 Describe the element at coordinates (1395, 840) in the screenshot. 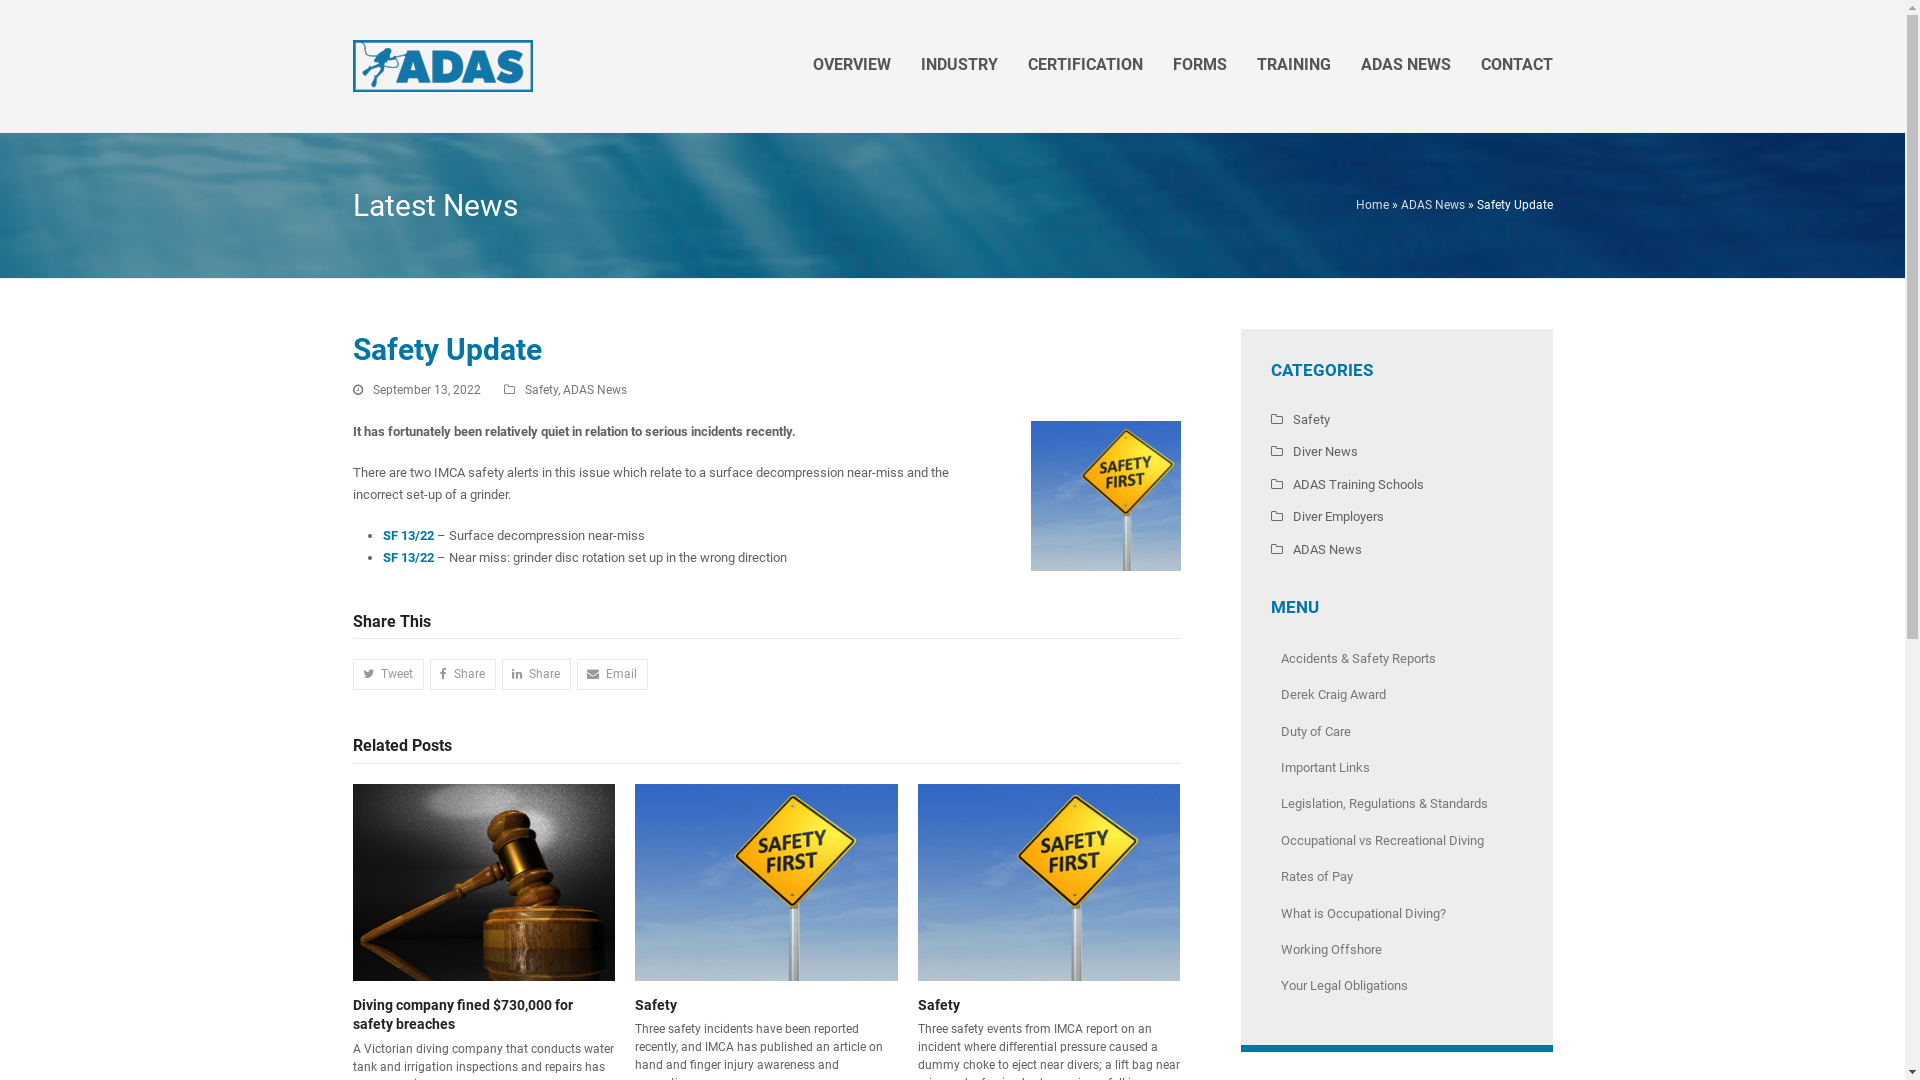

I see `'Occupational vs Recreational Diving'` at that location.